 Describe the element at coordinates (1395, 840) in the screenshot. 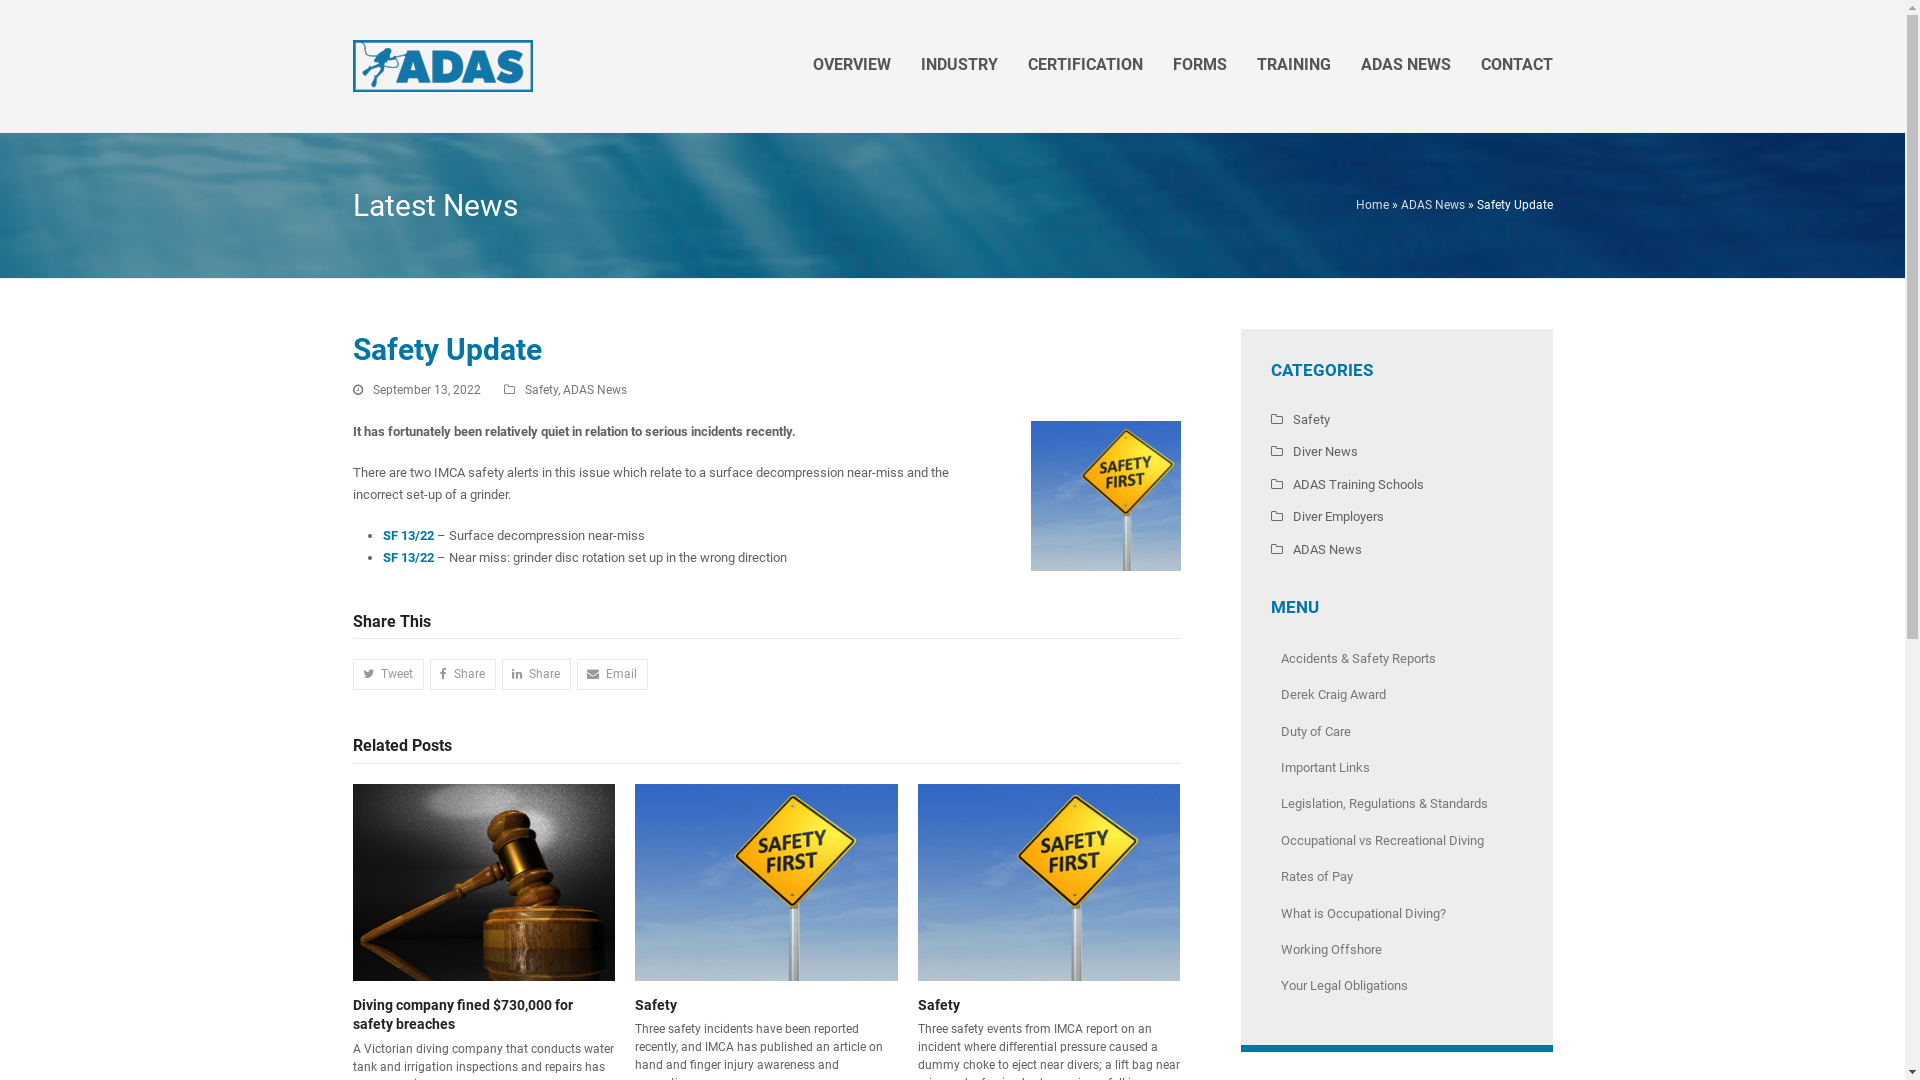

I see `'Occupational vs Recreational Diving'` at that location.